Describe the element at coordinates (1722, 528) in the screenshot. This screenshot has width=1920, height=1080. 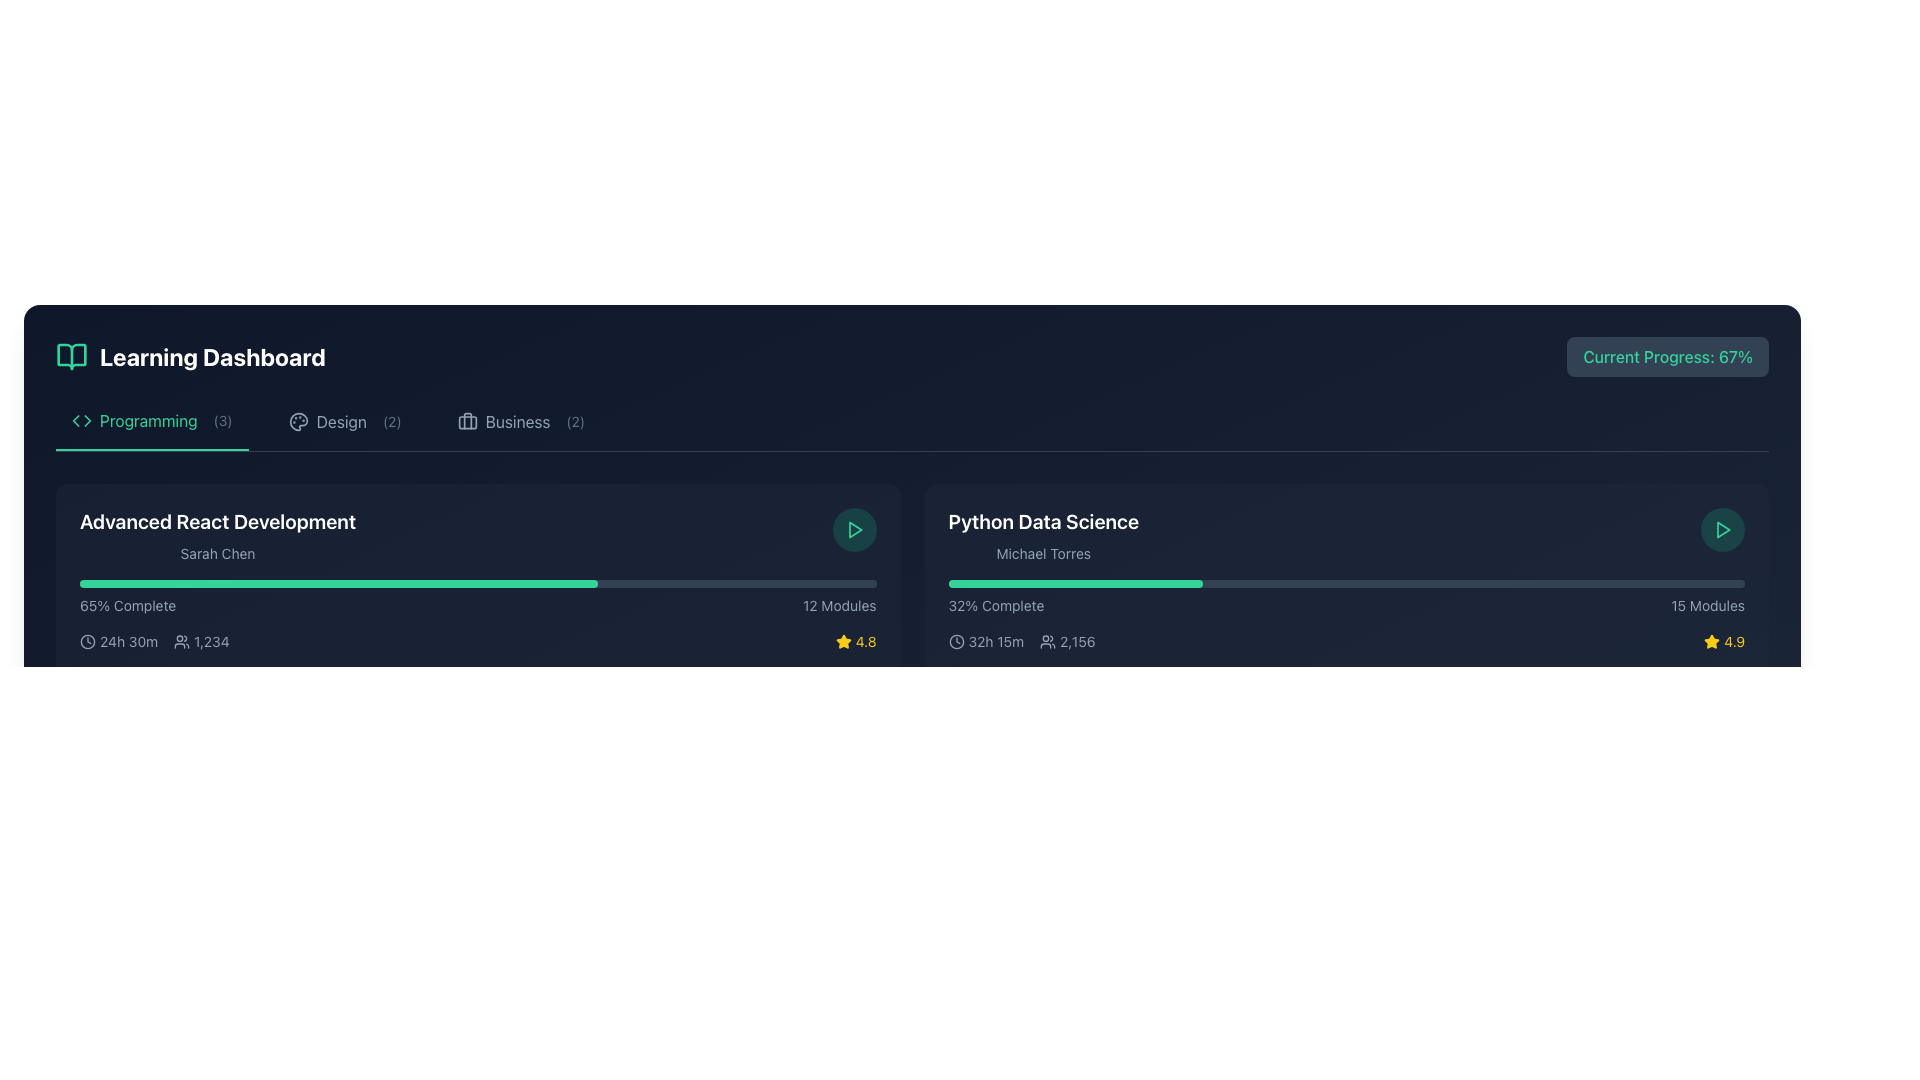
I see `the triangular play icon button within a circle on the far right side of the 'Python Data Science' course card` at that location.